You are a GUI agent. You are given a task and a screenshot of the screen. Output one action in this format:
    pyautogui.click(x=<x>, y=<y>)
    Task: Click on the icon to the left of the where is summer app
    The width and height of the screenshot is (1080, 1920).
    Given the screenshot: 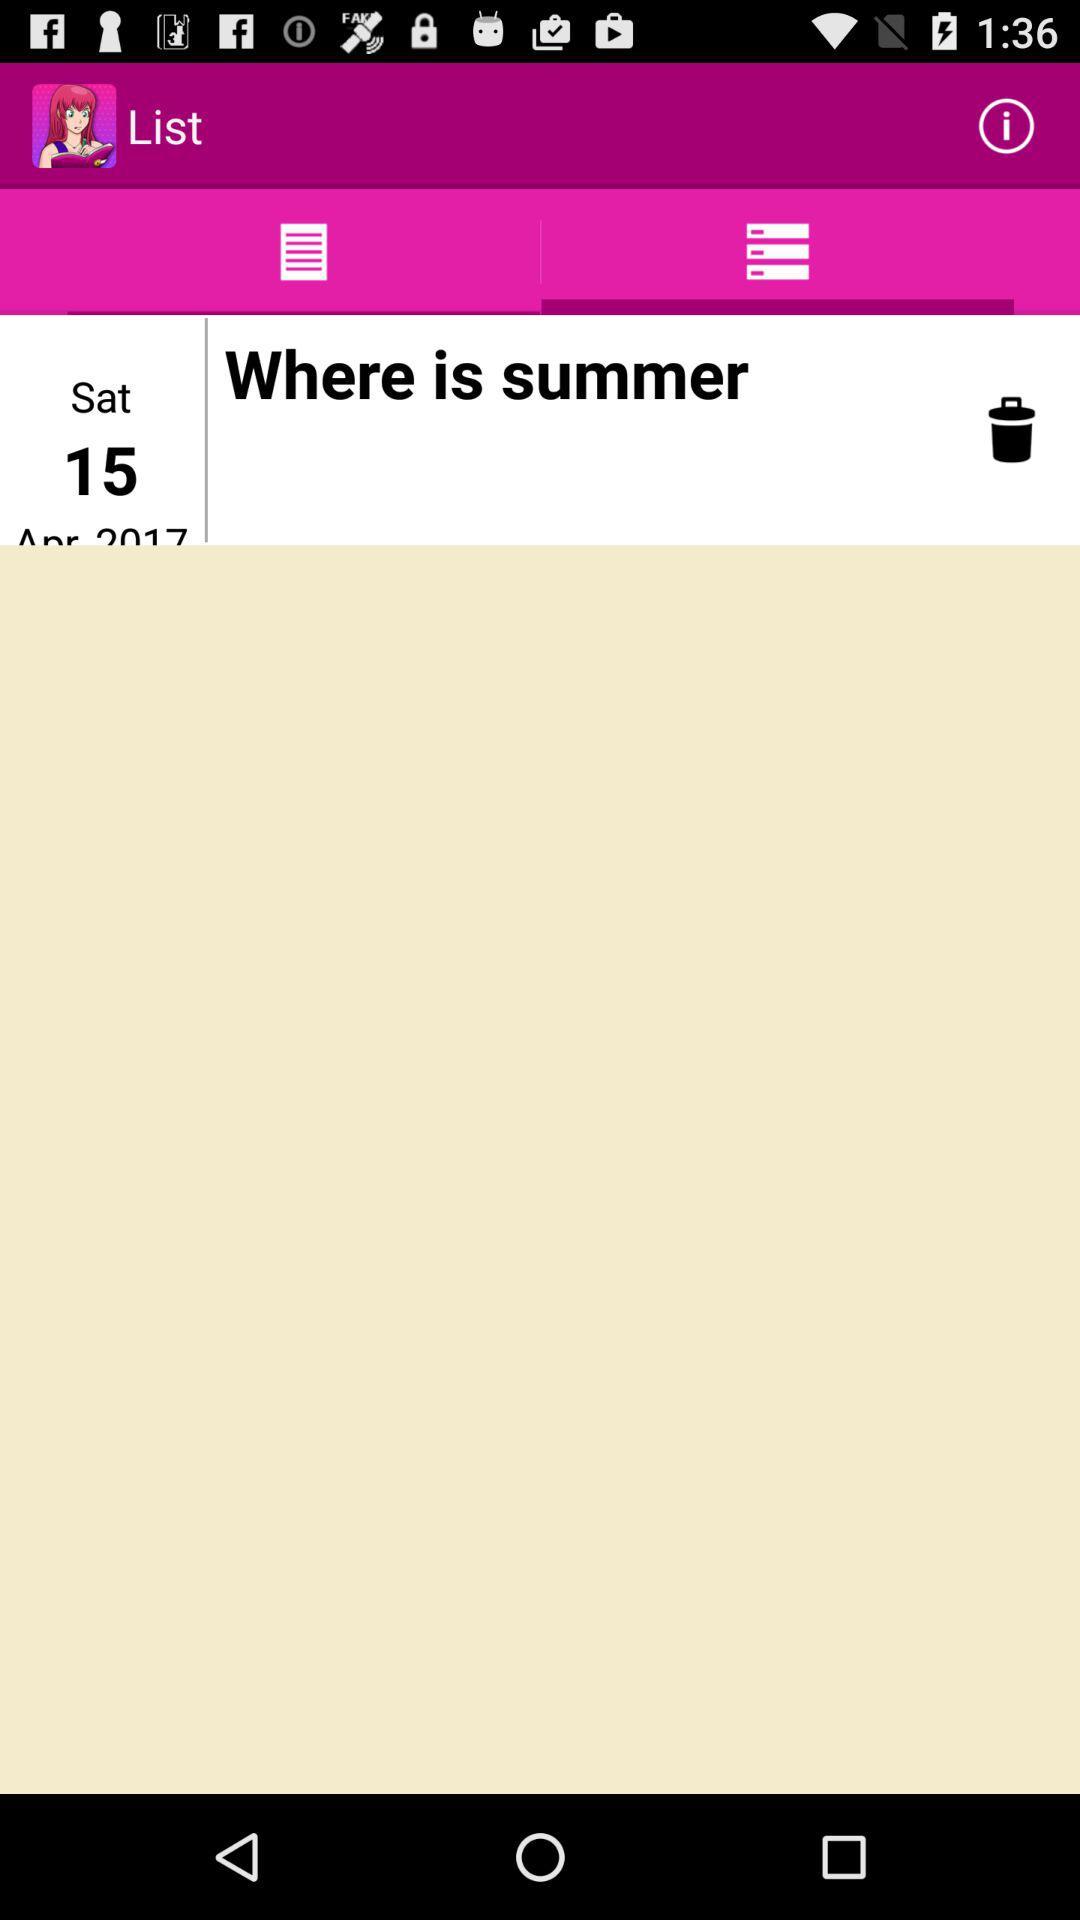 What is the action you would take?
    pyautogui.click(x=206, y=429)
    